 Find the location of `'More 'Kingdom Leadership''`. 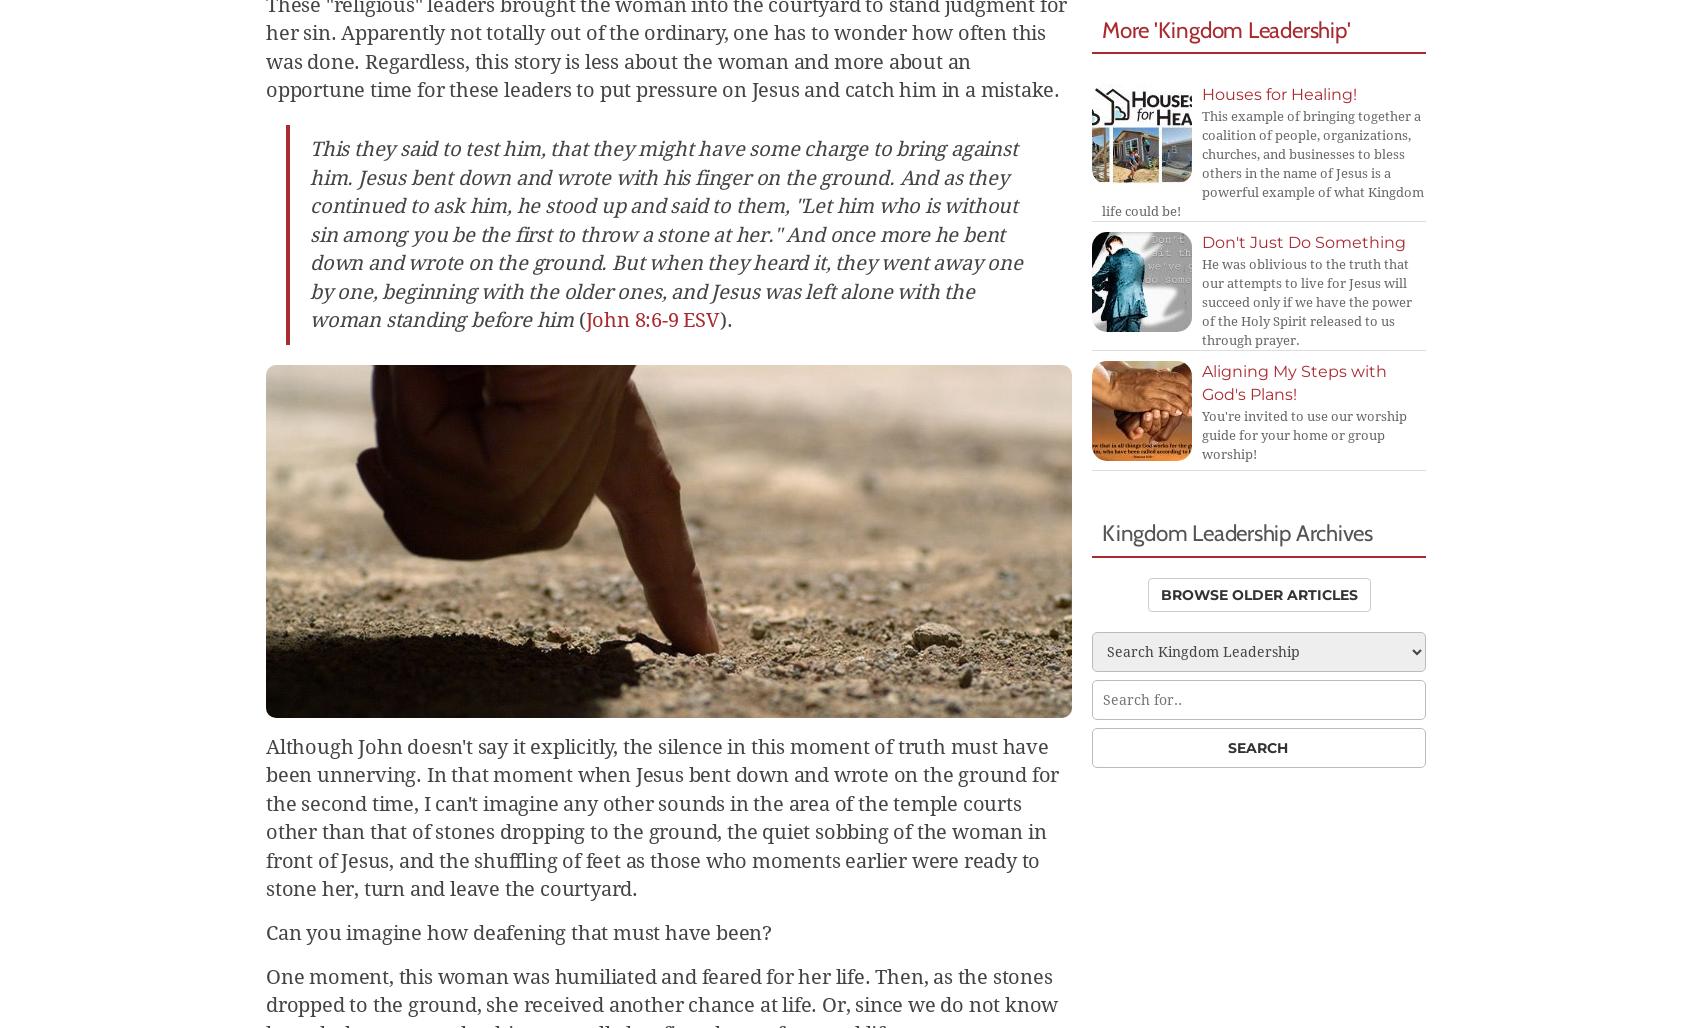

'More 'Kingdom Leadership'' is located at coordinates (1226, 28).